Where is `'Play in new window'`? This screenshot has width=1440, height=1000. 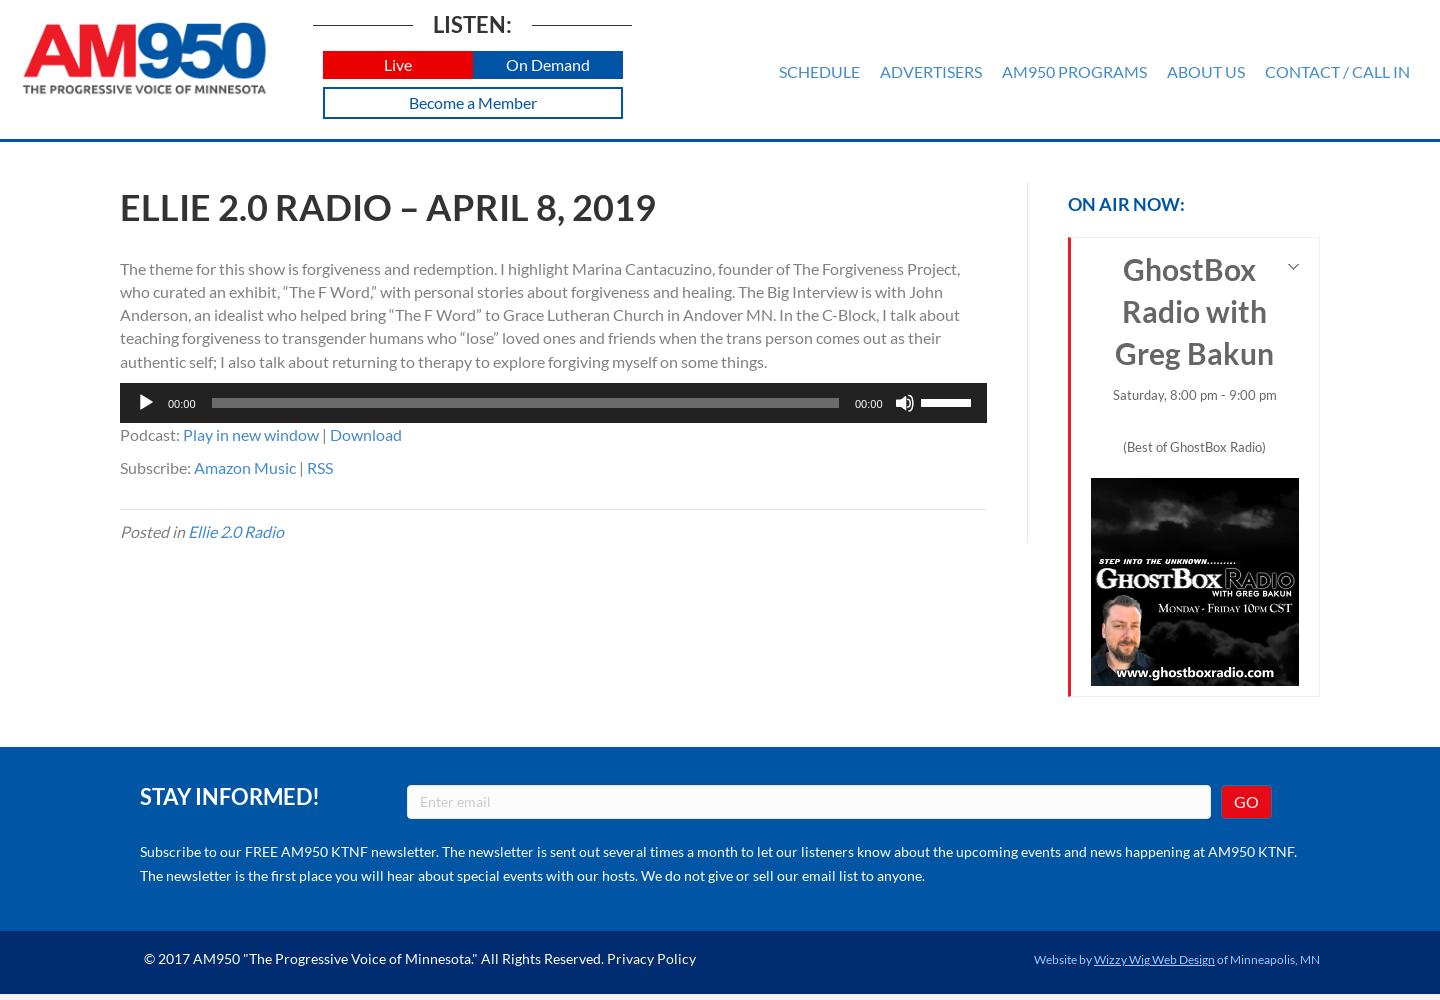 'Play in new window' is located at coordinates (249, 433).